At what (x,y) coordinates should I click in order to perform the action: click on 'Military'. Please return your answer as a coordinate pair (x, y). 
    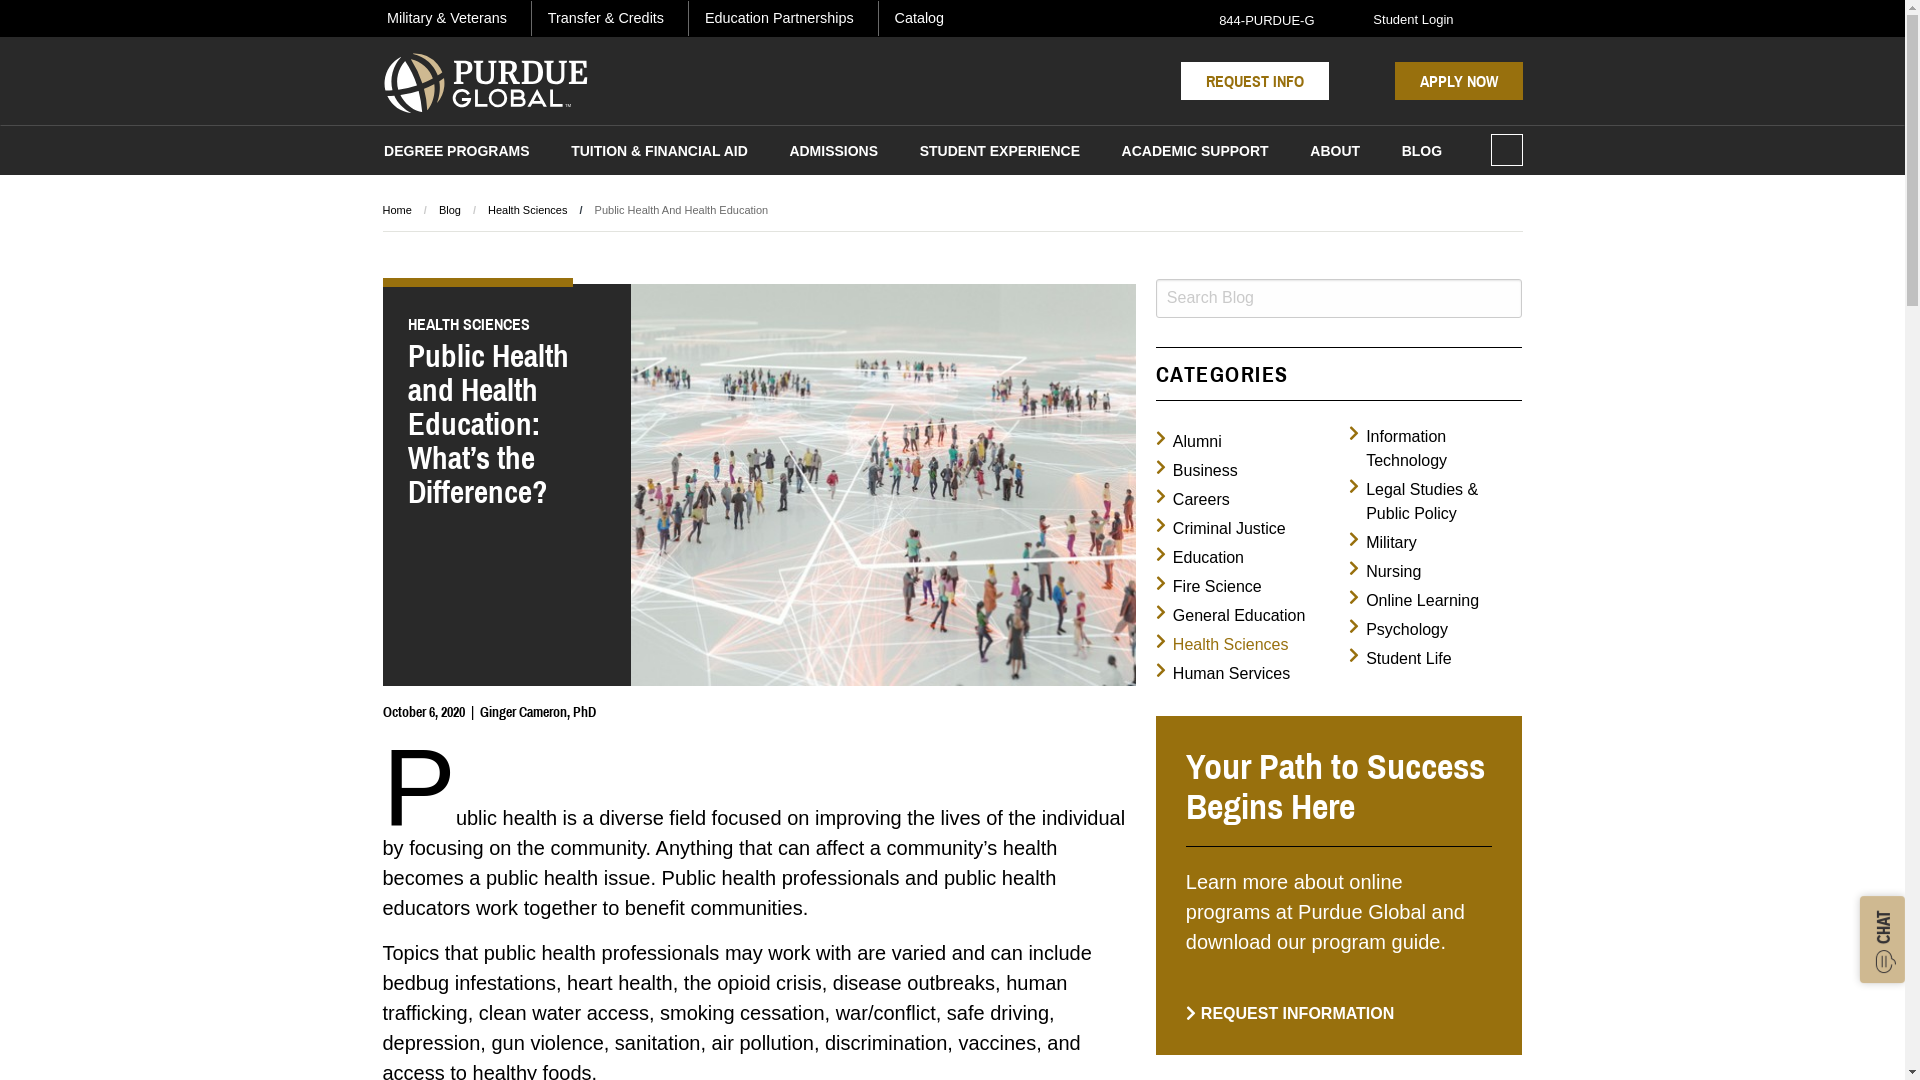
    Looking at the image, I should click on (1381, 543).